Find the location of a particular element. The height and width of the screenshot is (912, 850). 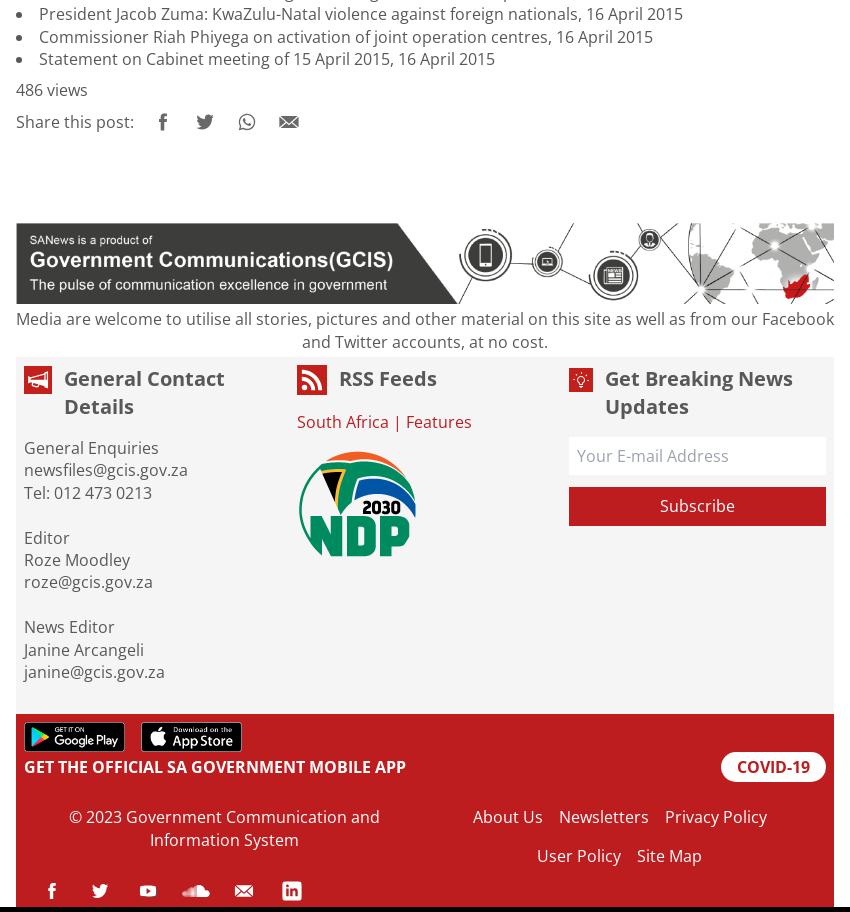

'newsfiles@gcis.gov.za' is located at coordinates (22, 470).